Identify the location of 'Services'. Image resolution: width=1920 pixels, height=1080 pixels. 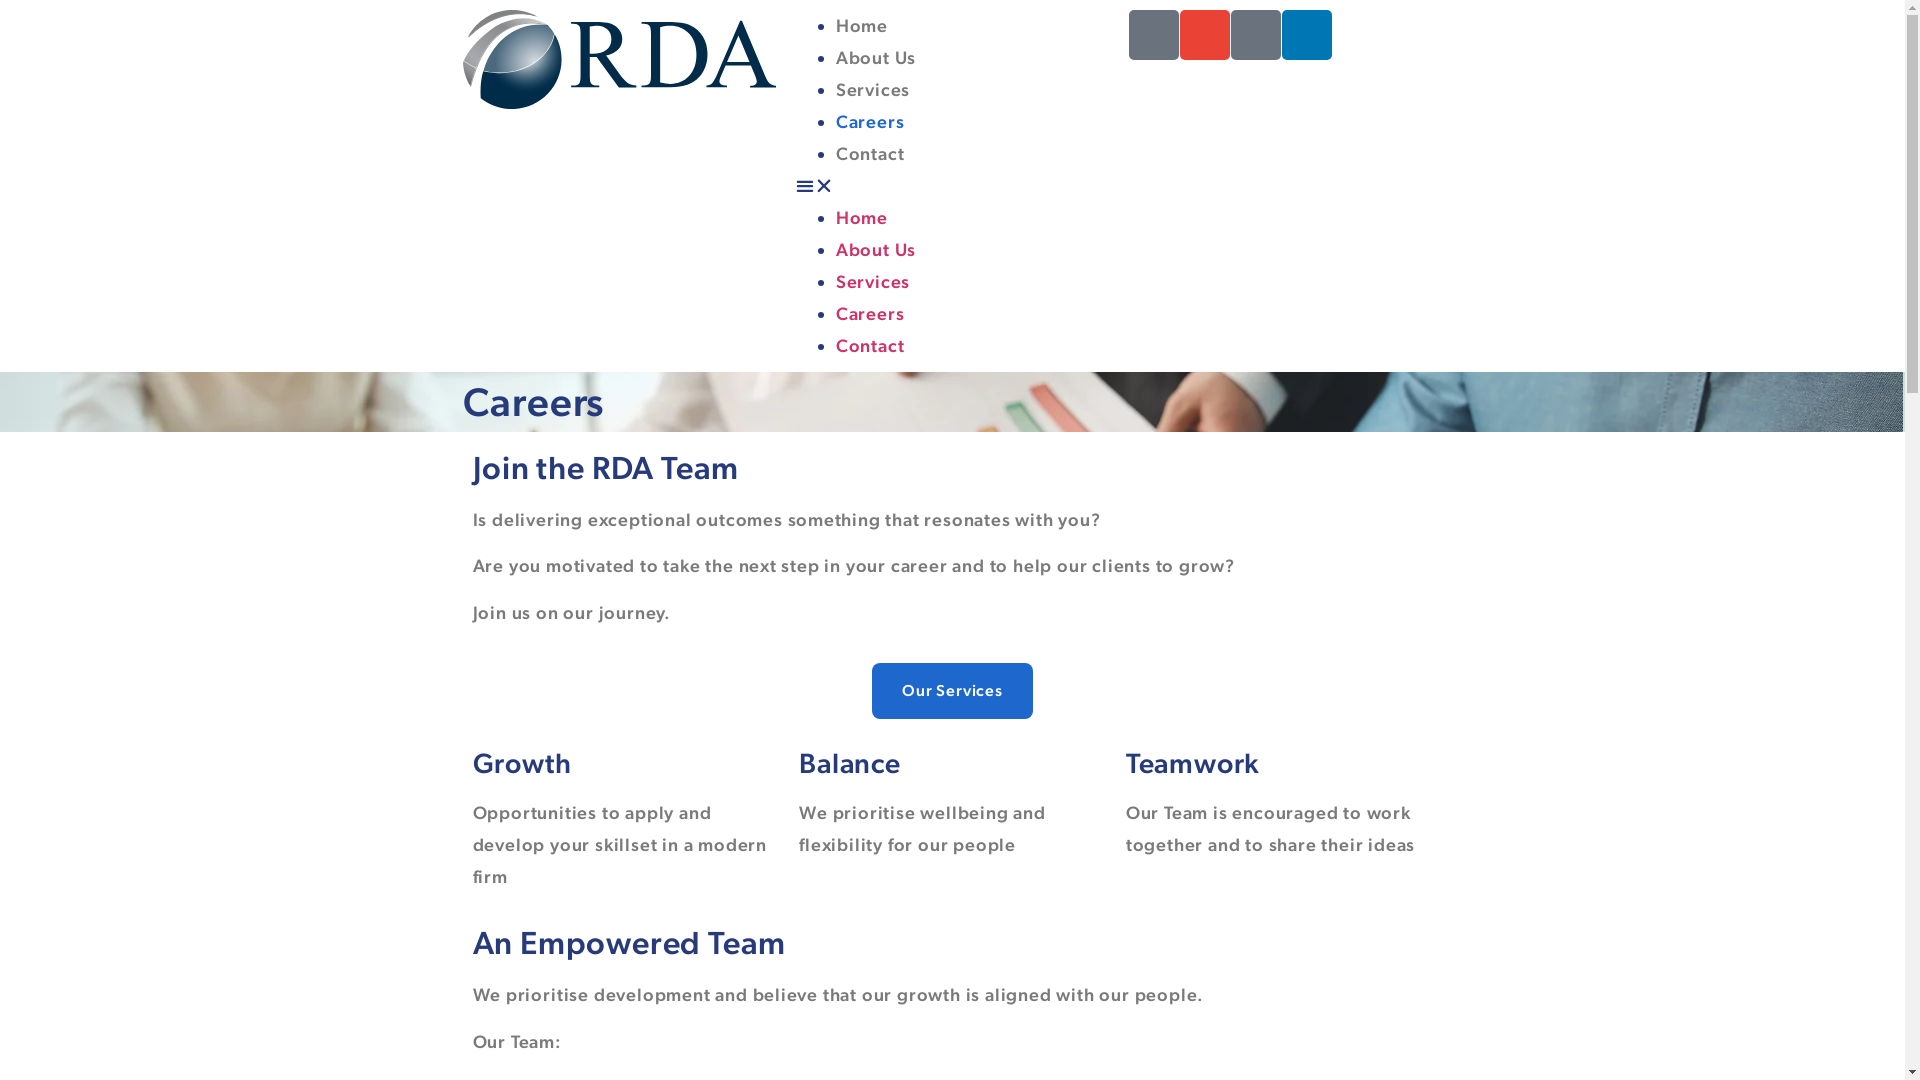
(873, 88).